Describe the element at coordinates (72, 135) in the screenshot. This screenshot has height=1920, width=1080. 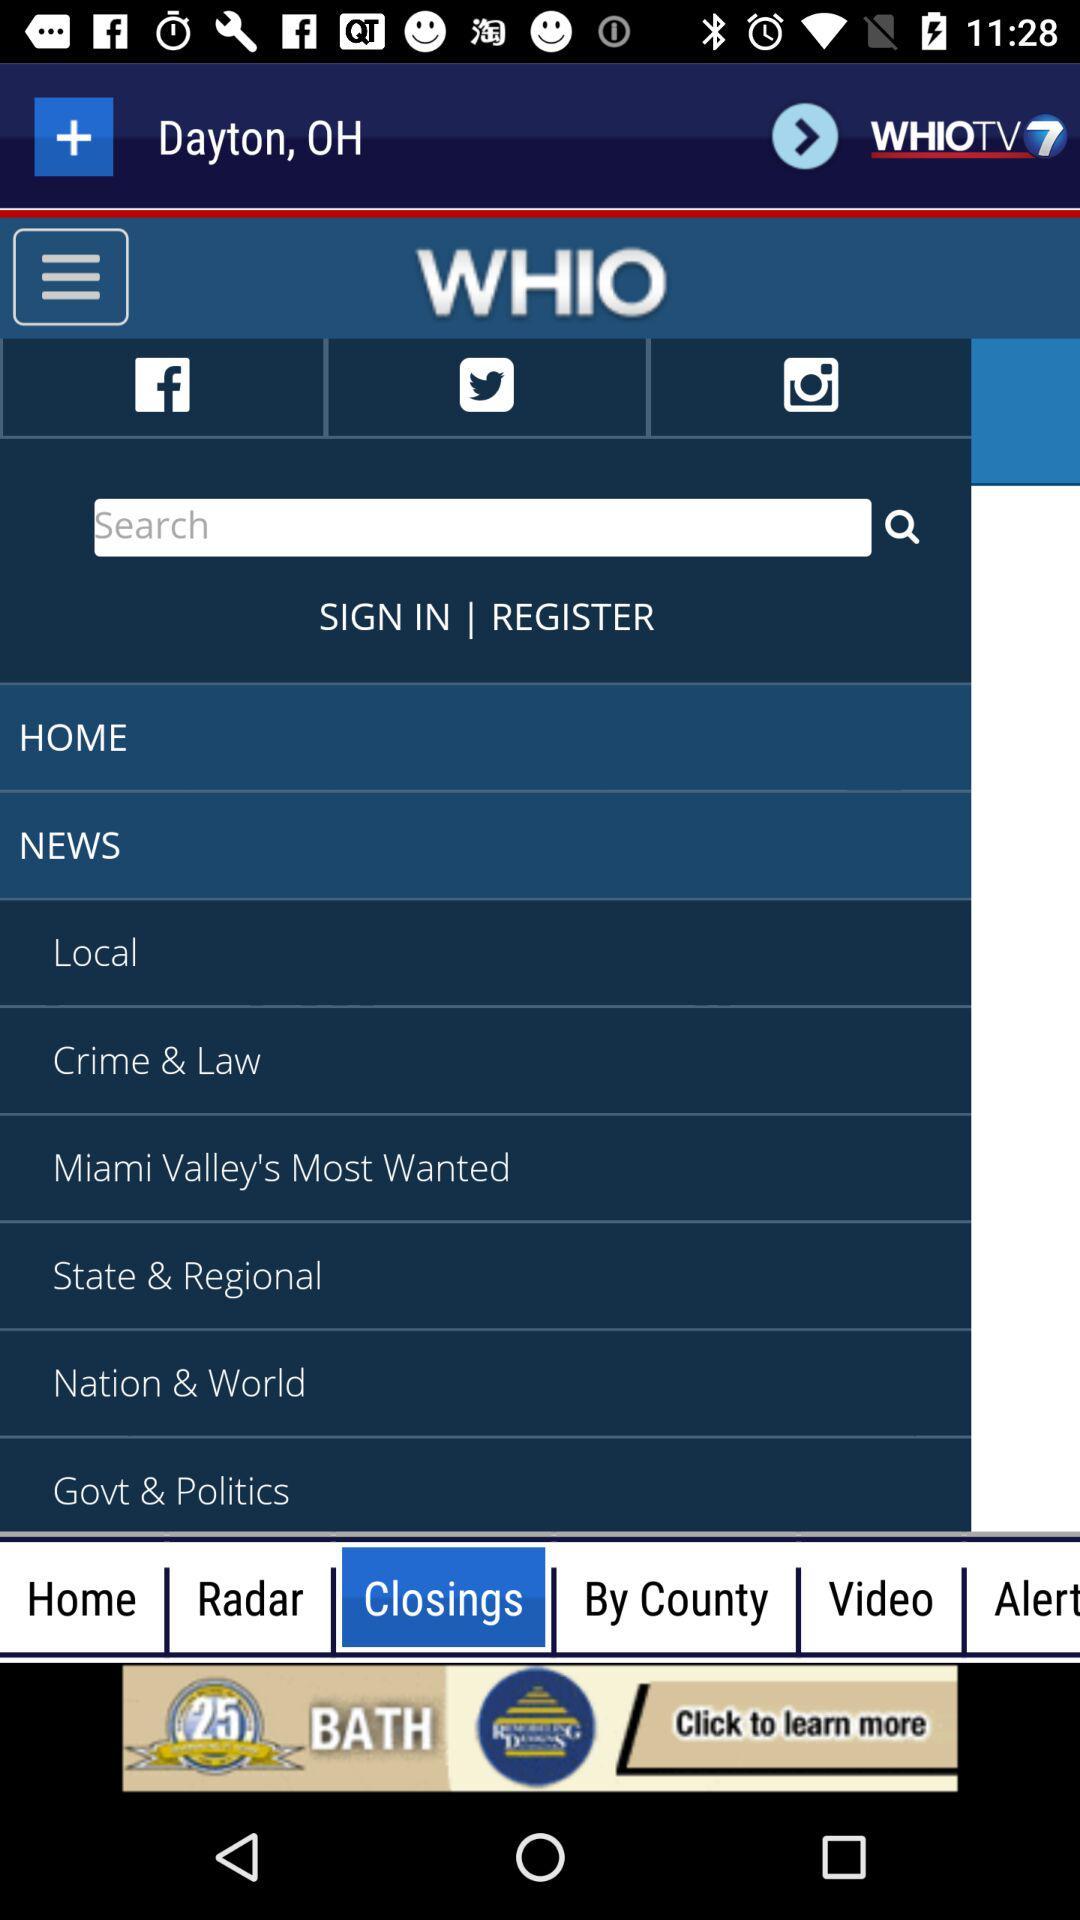
I see `the add icon` at that location.